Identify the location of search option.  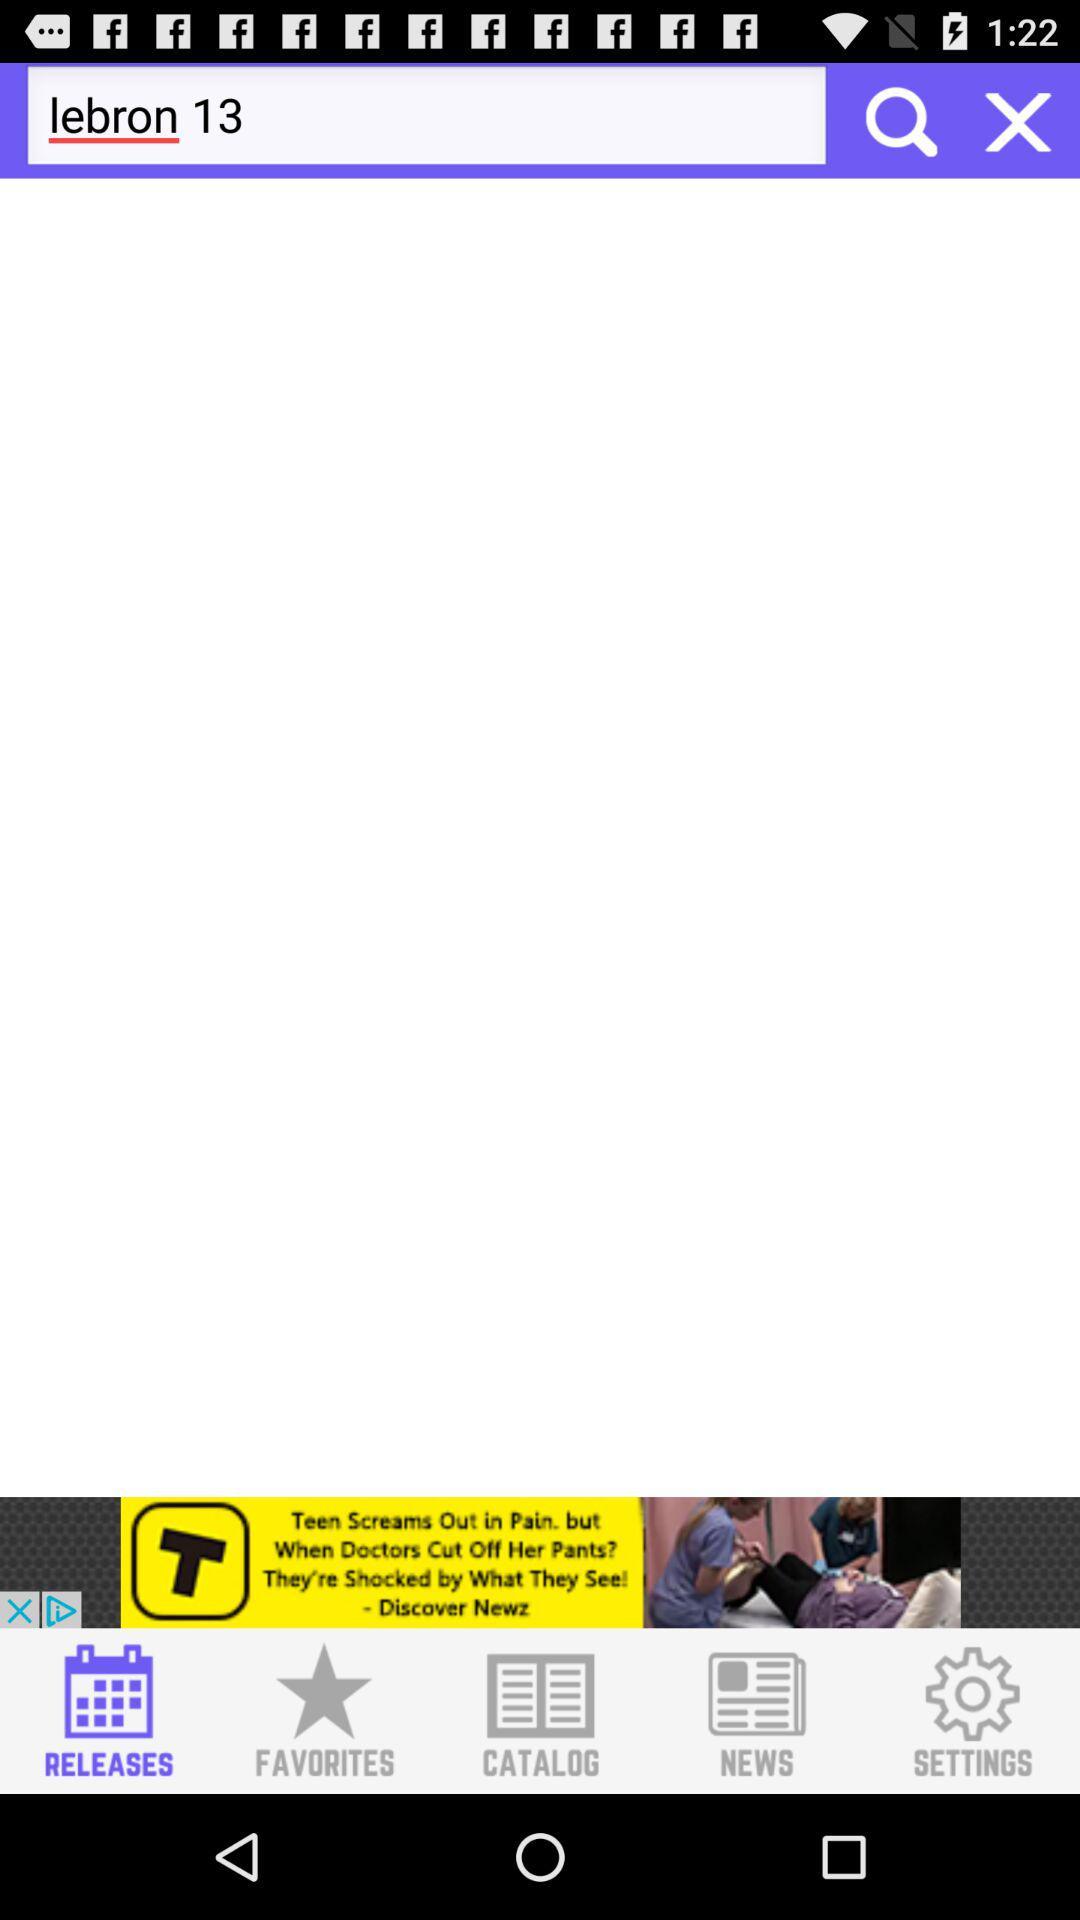
(898, 119).